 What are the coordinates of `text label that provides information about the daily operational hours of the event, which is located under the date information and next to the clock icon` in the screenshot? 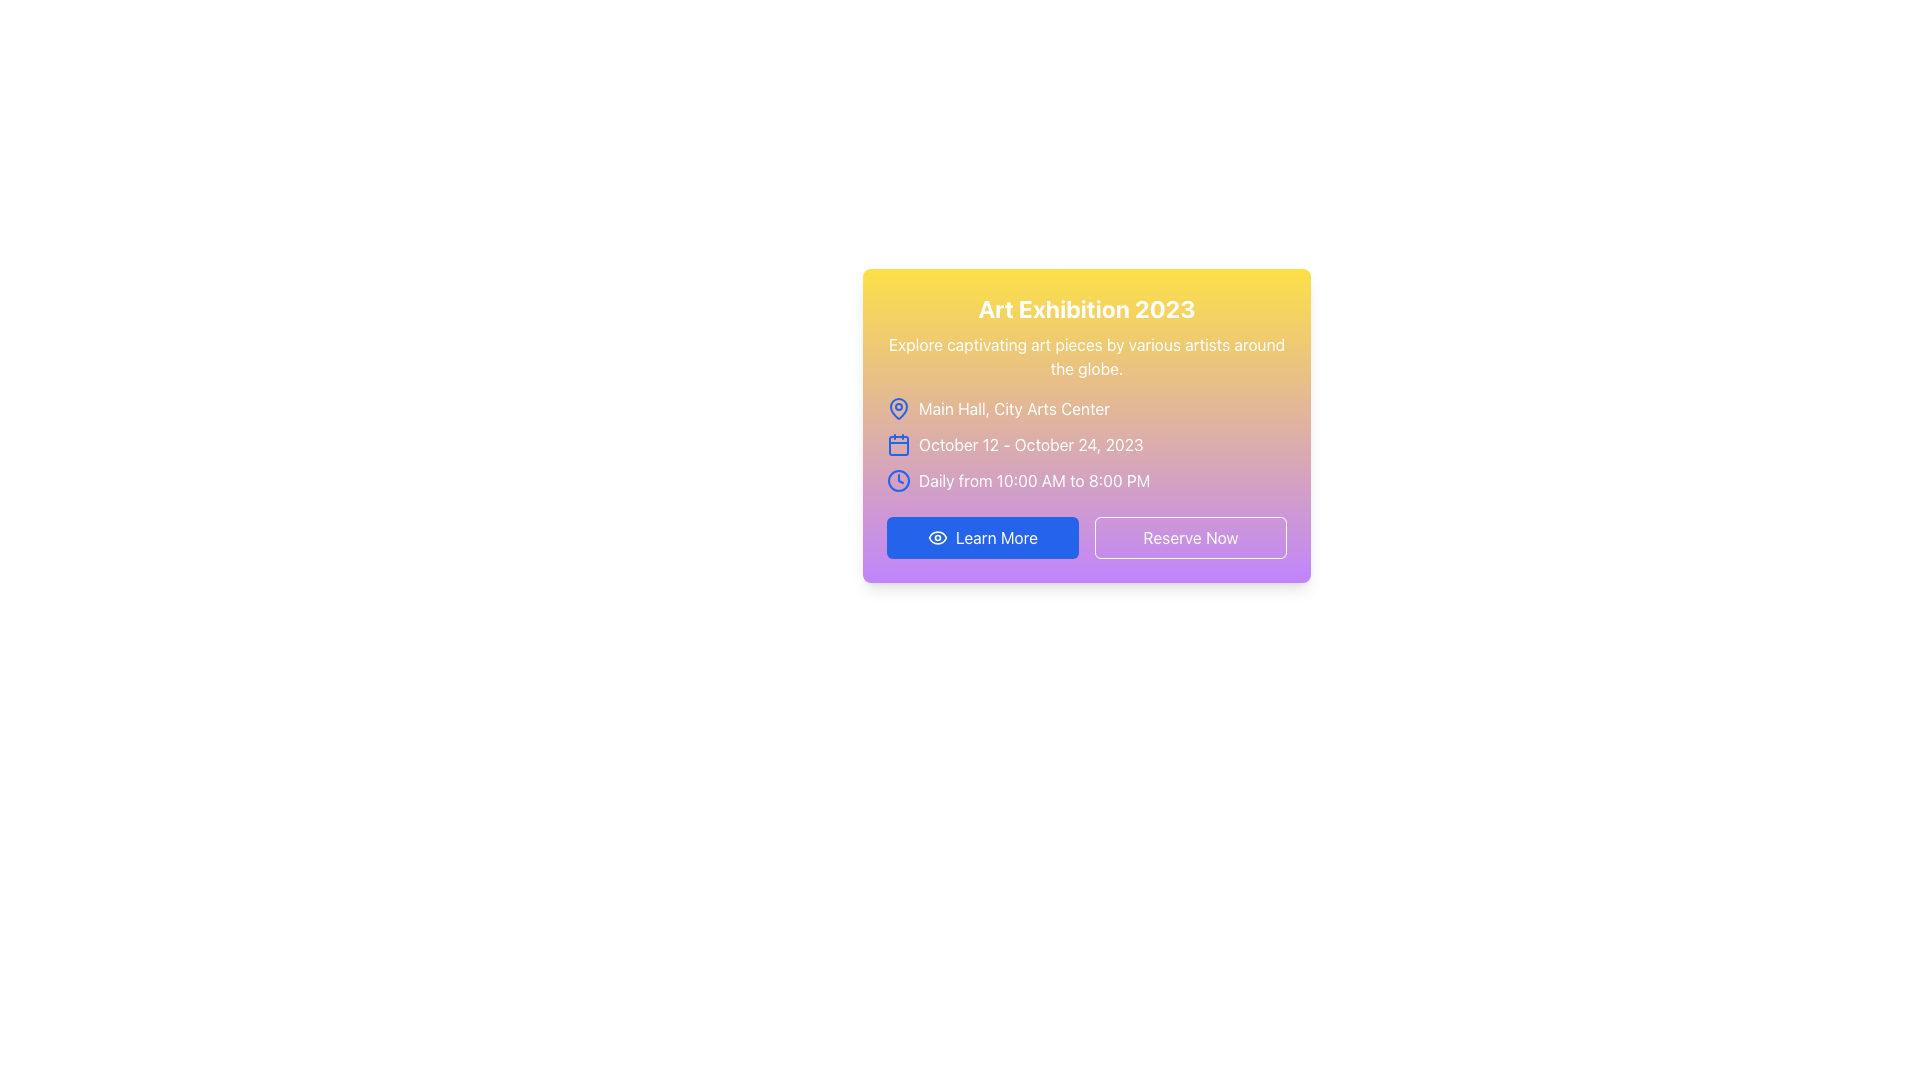 It's located at (1034, 481).